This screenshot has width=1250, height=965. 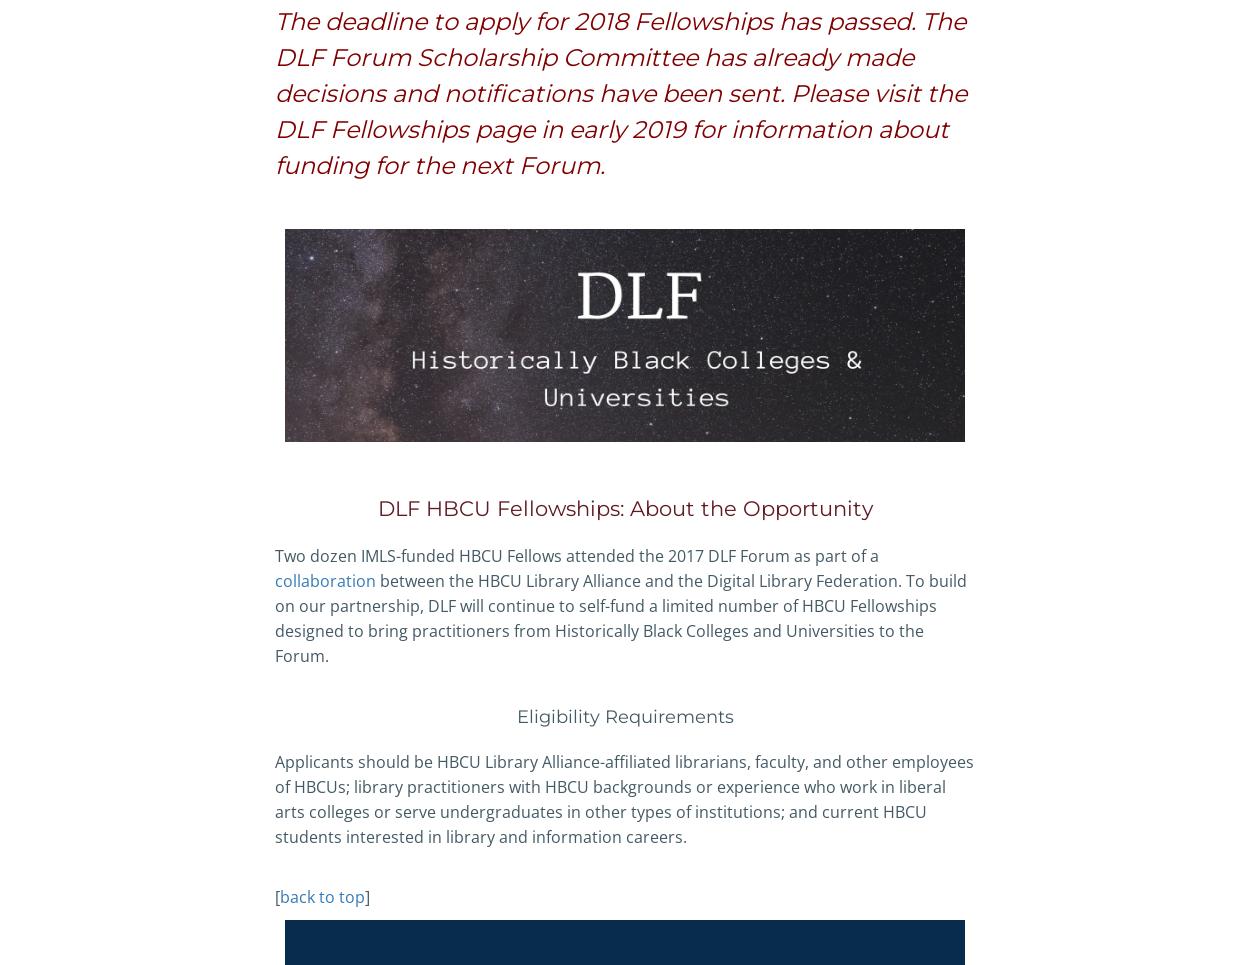 What do you see at coordinates (324, 581) in the screenshot?
I see `'collaboration'` at bounding box center [324, 581].